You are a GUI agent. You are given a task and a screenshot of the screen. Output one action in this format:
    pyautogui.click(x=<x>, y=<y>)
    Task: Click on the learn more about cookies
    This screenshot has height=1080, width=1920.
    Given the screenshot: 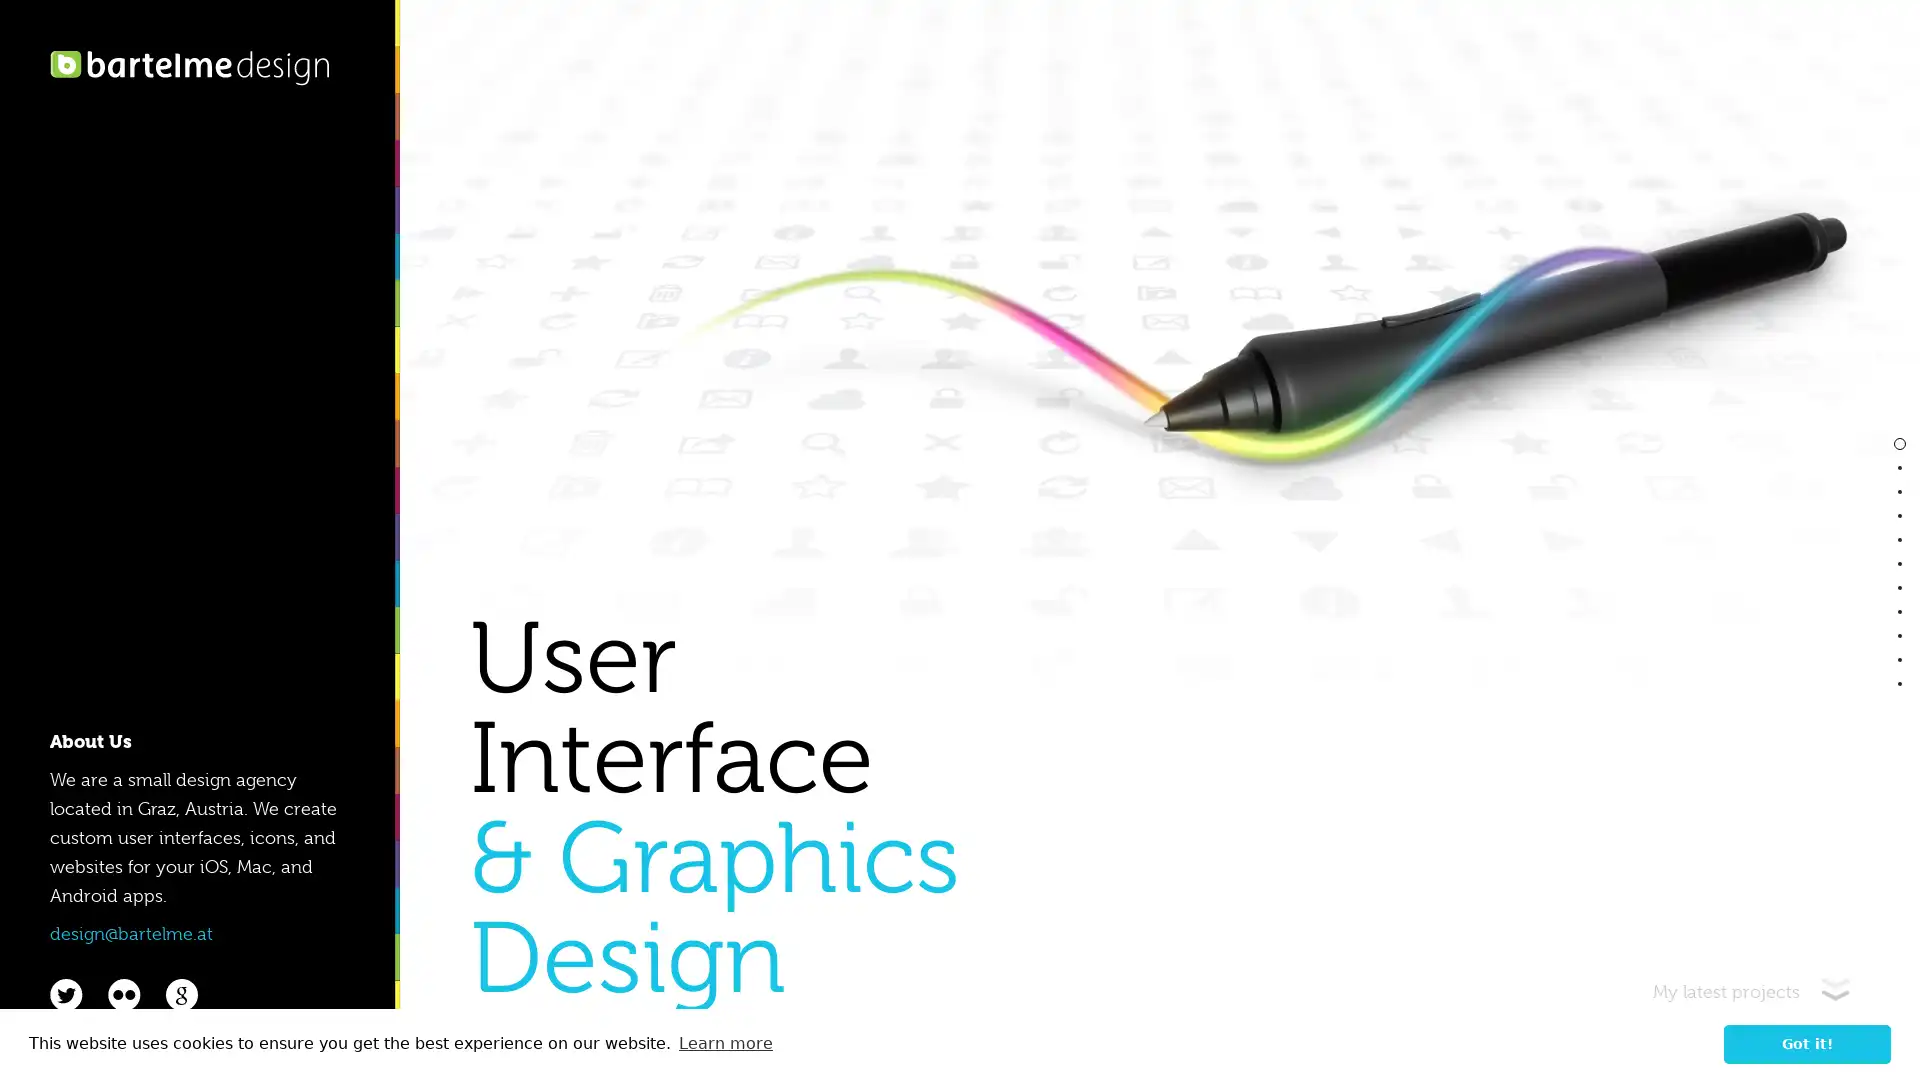 What is the action you would take?
    pyautogui.click(x=724, y=1043)
    